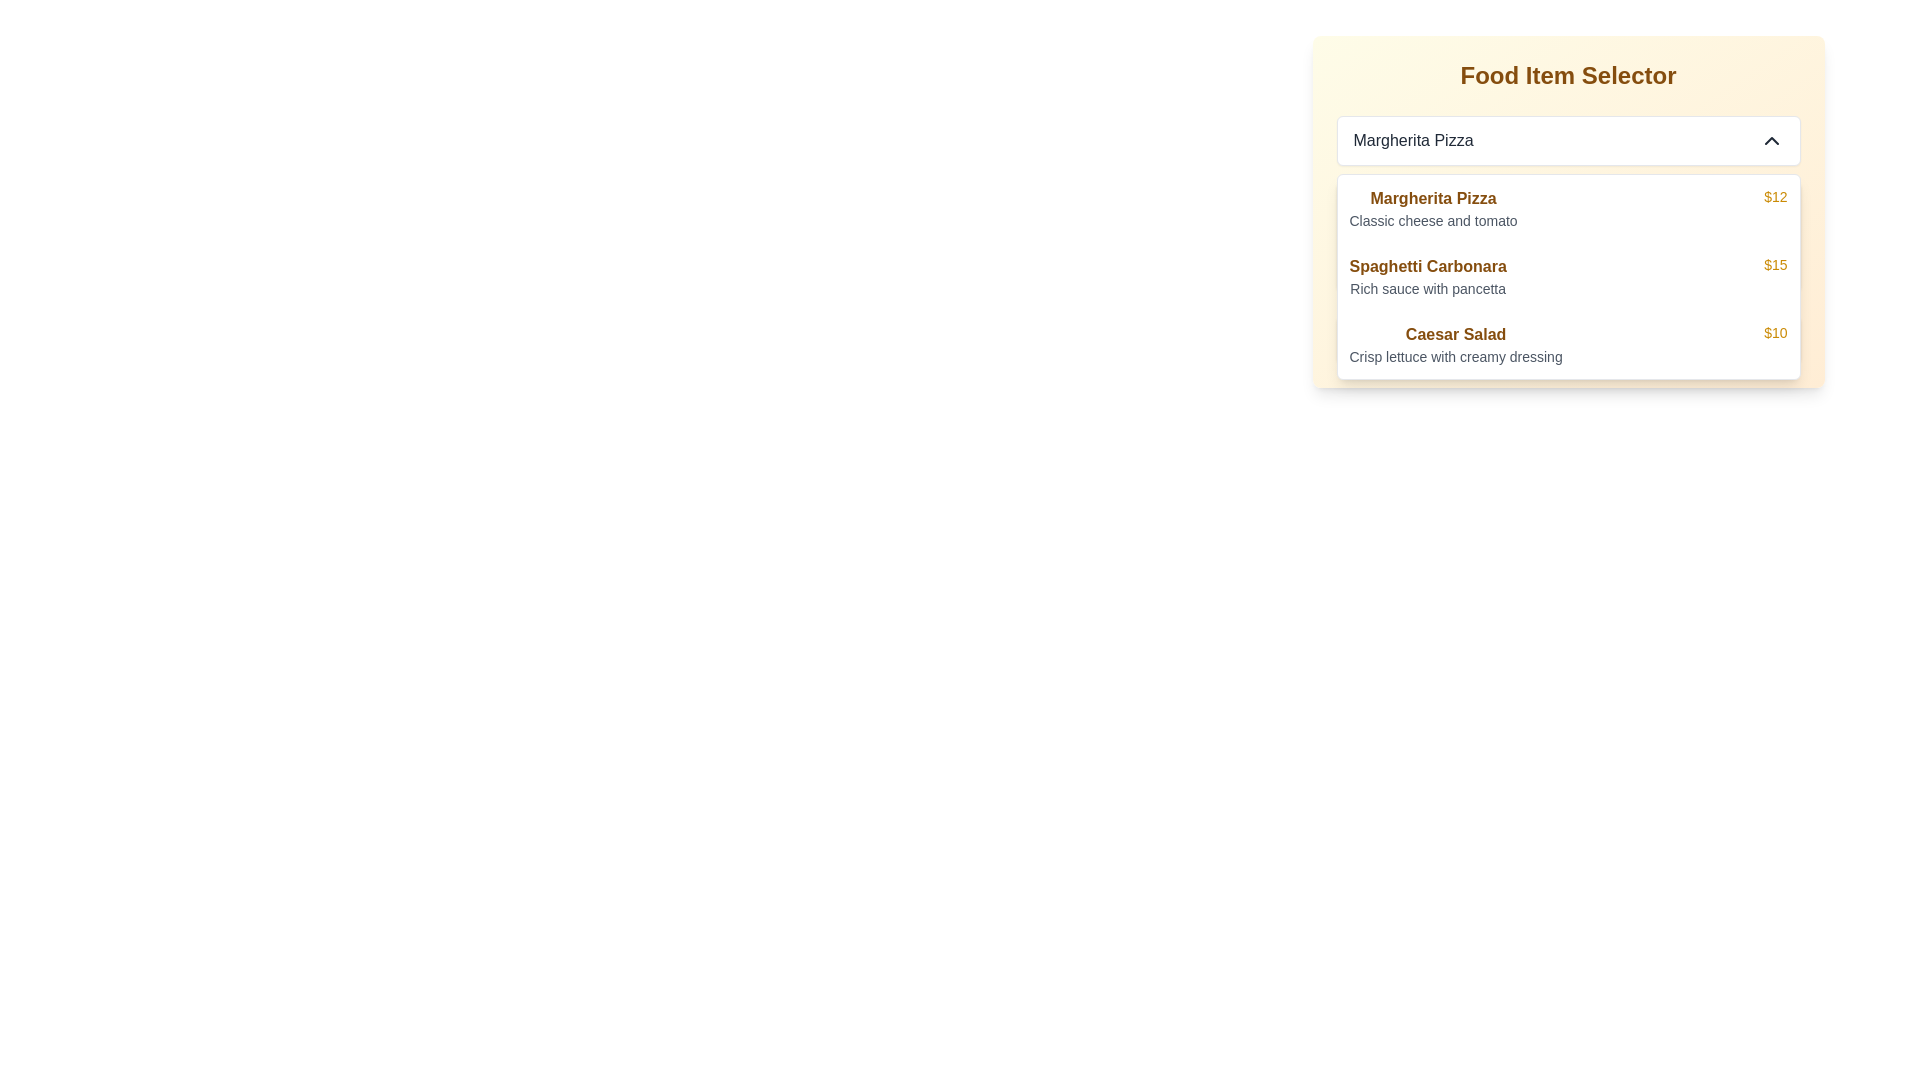 This screenshot has height=1080, width=1920. What do you see at coordinates (1775, 277) in the screenshot?
I see `the price text label displaying '$15' located on the right side of the 'Spaghetti Carbonara' menu item` at bounding box center [1775, 277].